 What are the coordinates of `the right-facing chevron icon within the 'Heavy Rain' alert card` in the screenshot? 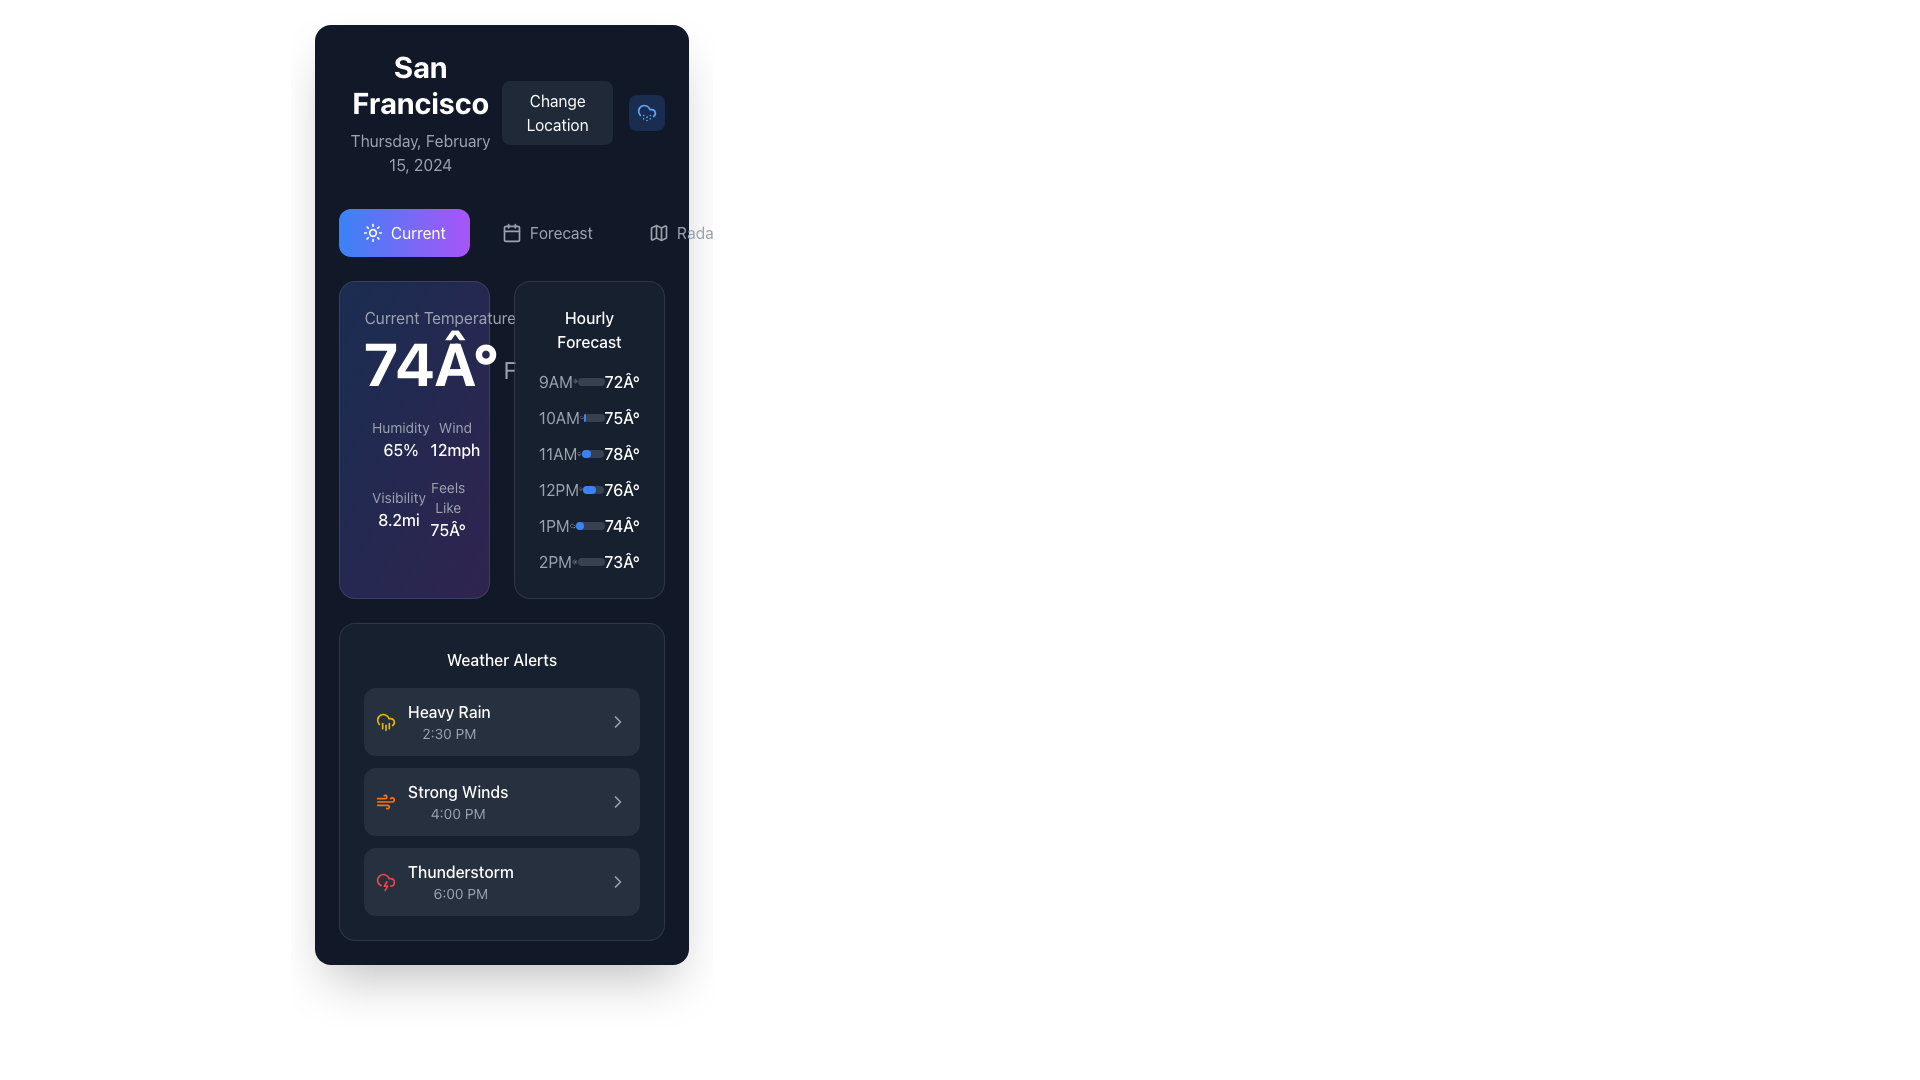 It's located at (617, 721).